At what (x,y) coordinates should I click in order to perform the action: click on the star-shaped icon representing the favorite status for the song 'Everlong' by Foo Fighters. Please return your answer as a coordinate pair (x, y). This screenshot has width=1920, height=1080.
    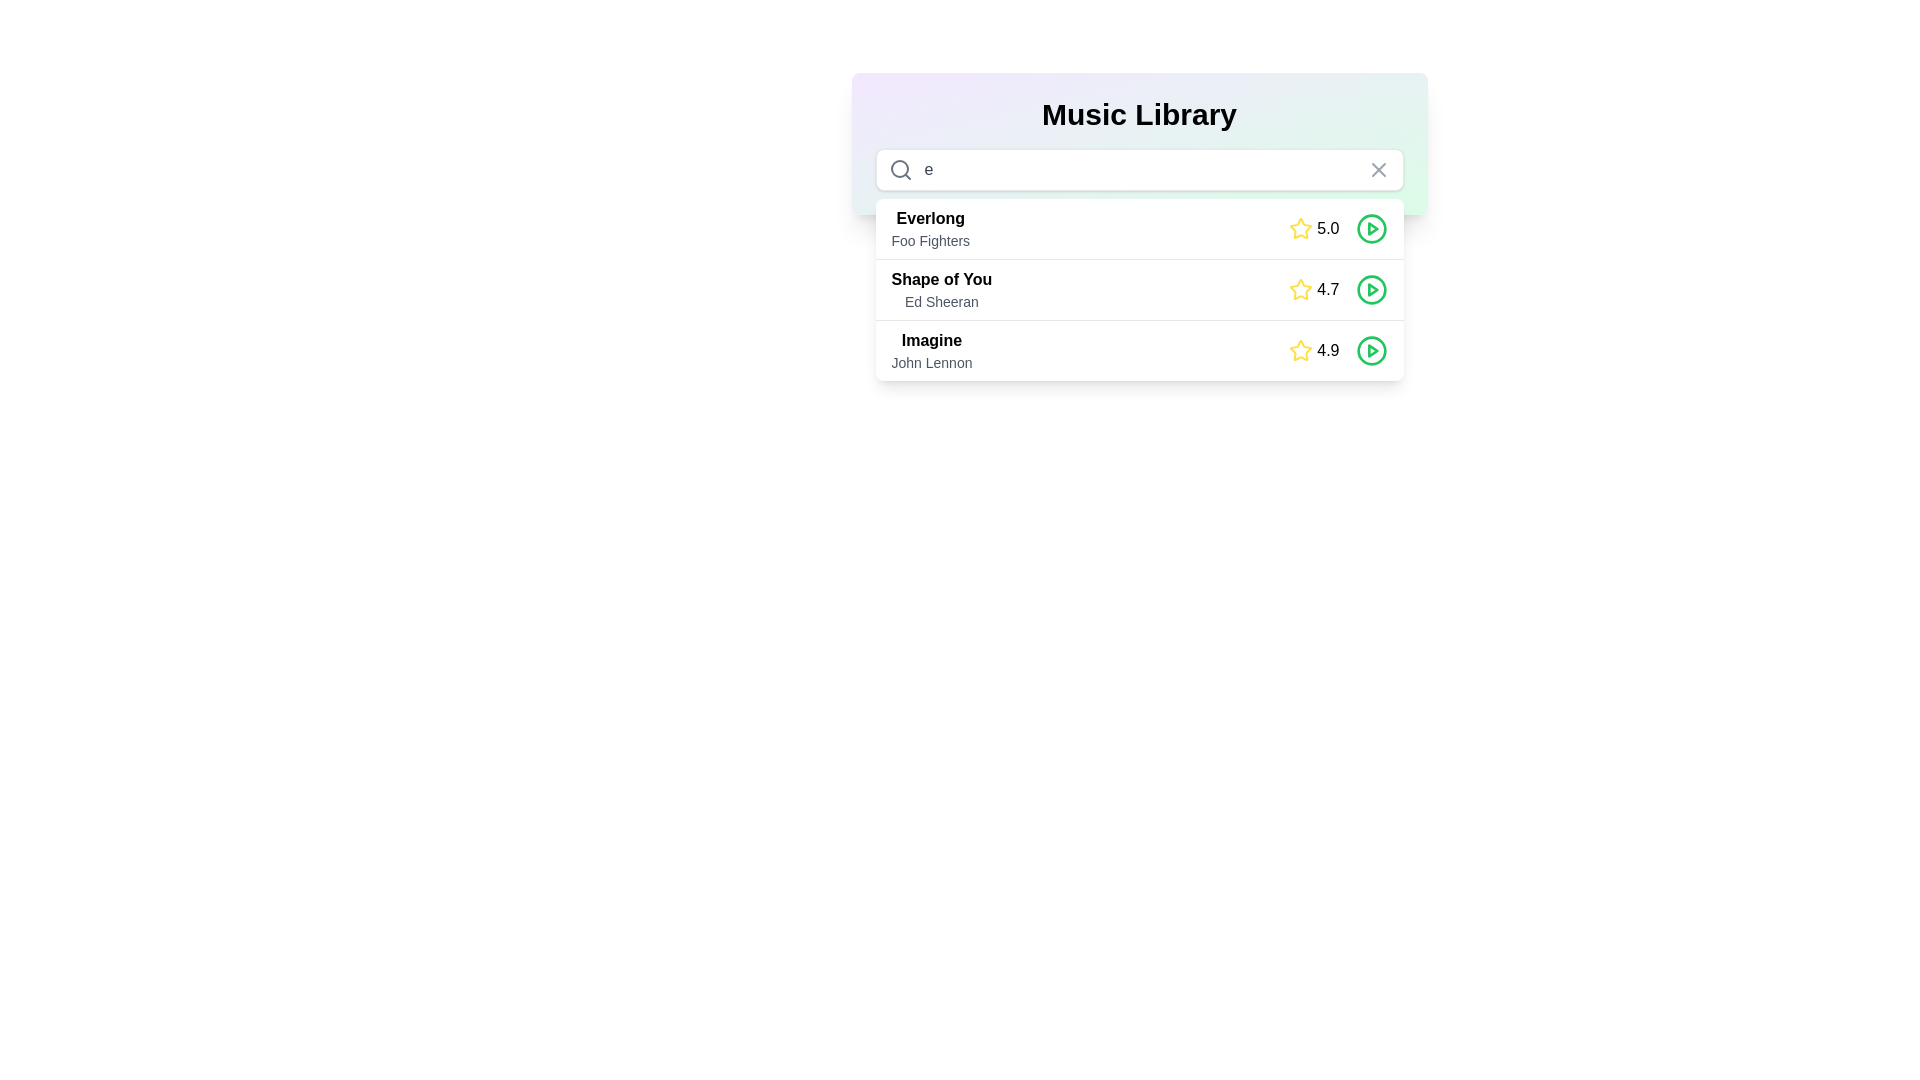
    Looking at the image, I should click on (1301, 227).